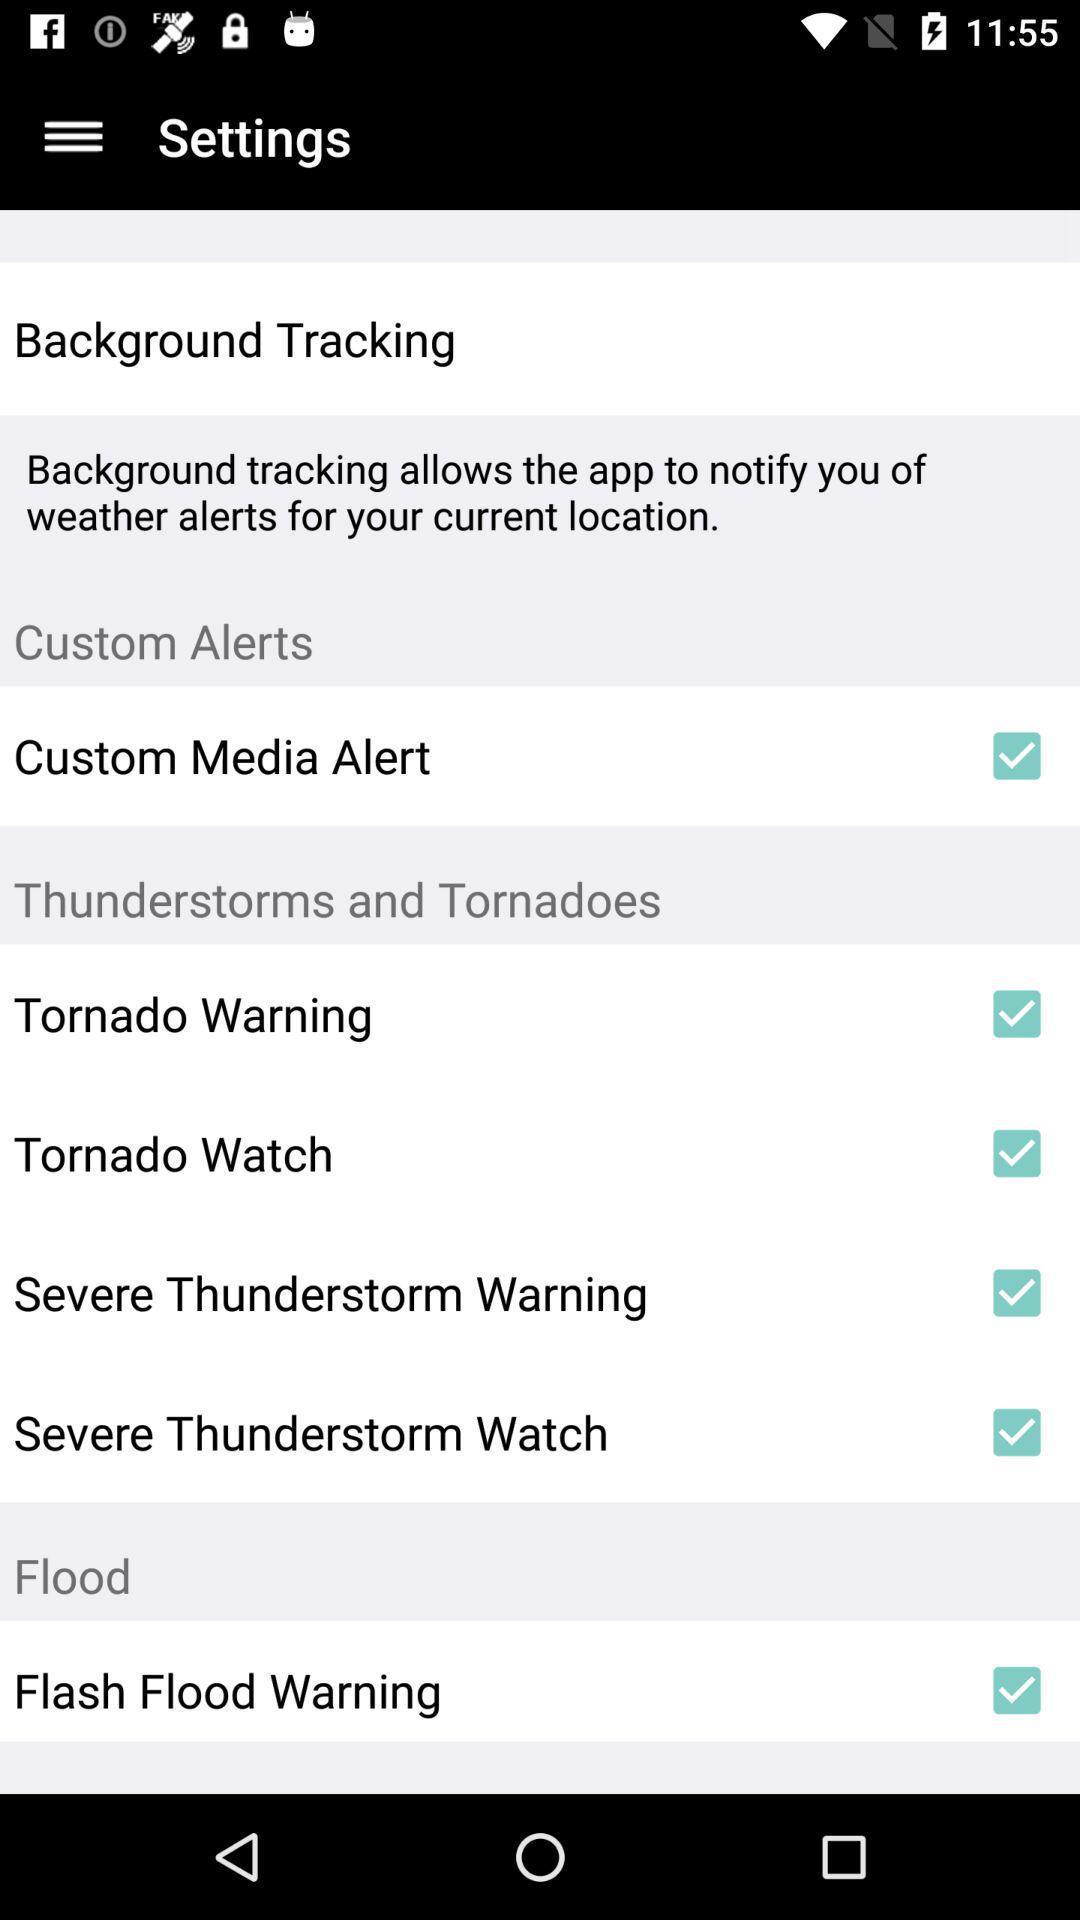 The height and width of the screenshot is (1920, 1080). I want to click on tornado watch, so click(483, 1153).